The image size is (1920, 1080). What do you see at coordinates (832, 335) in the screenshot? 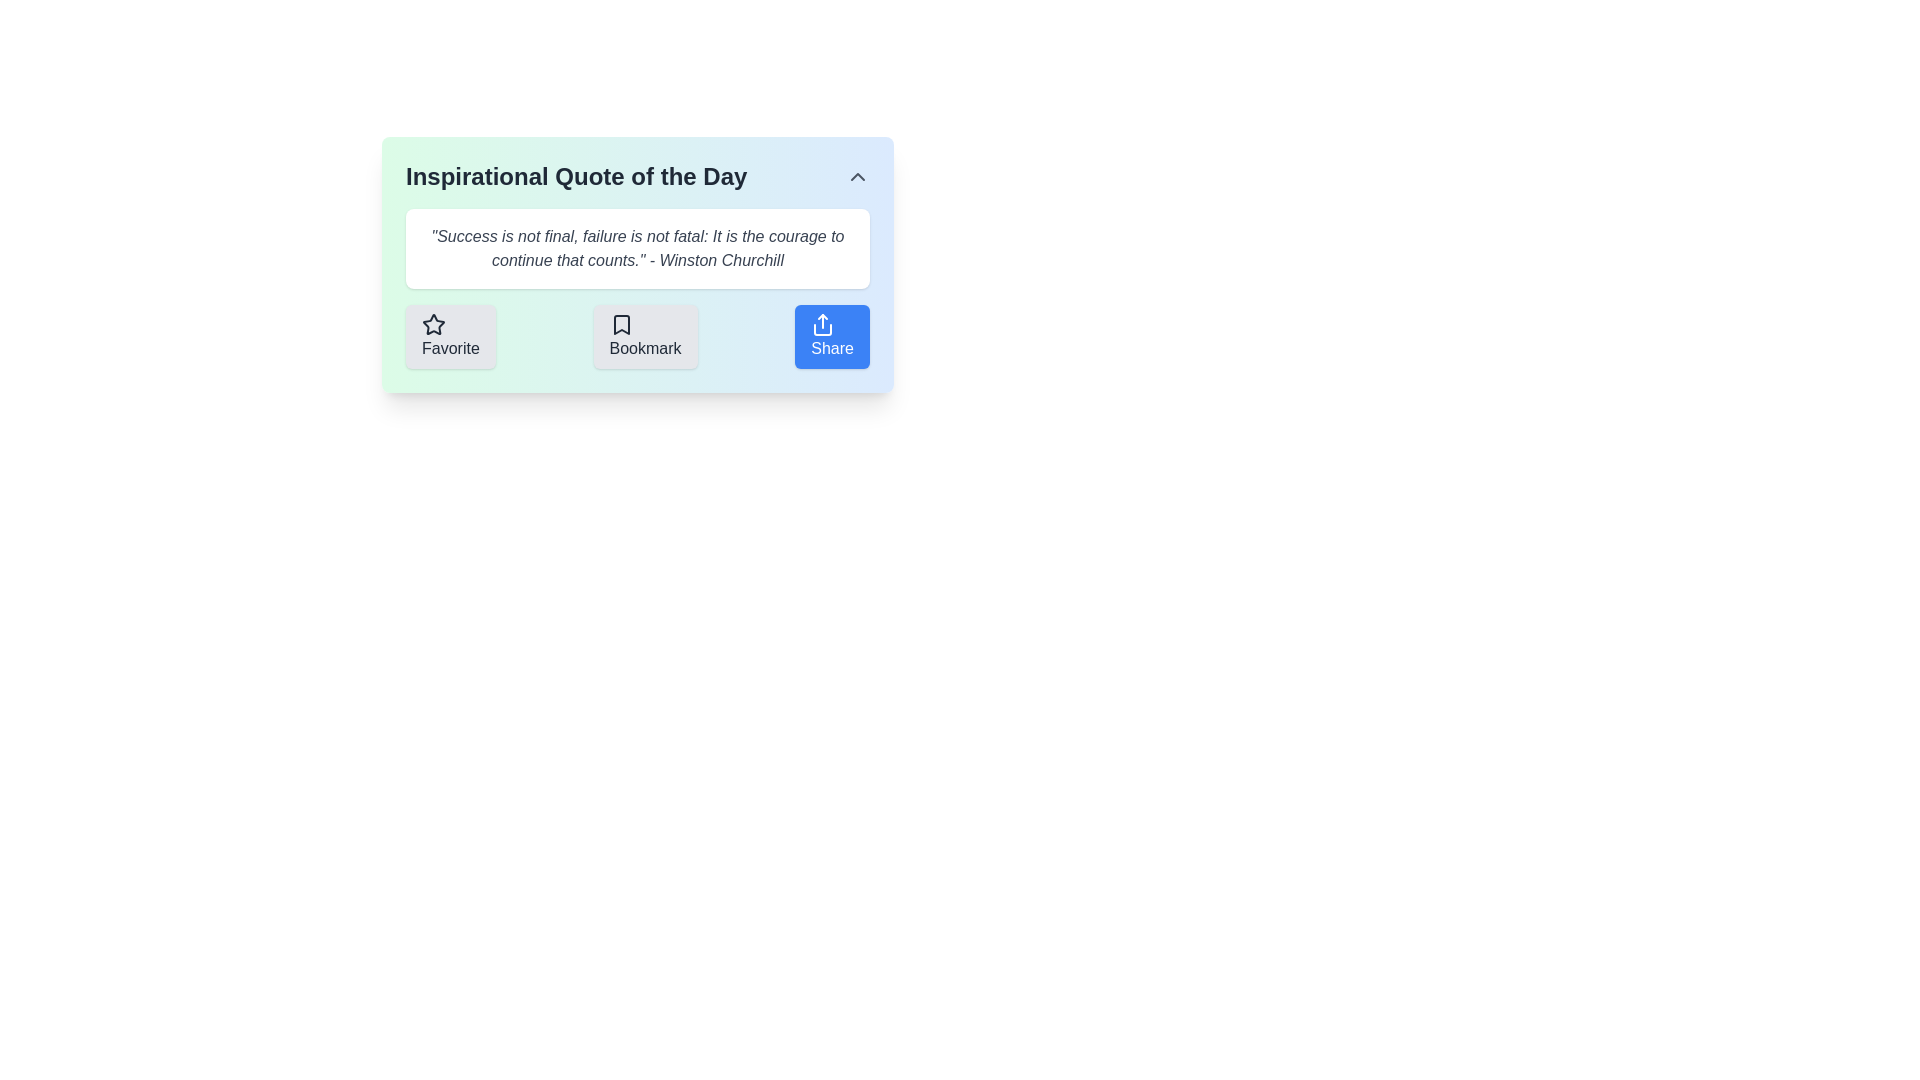
I see `the 'Share' button with a blue background and white text` at bounding box center [832, 335].